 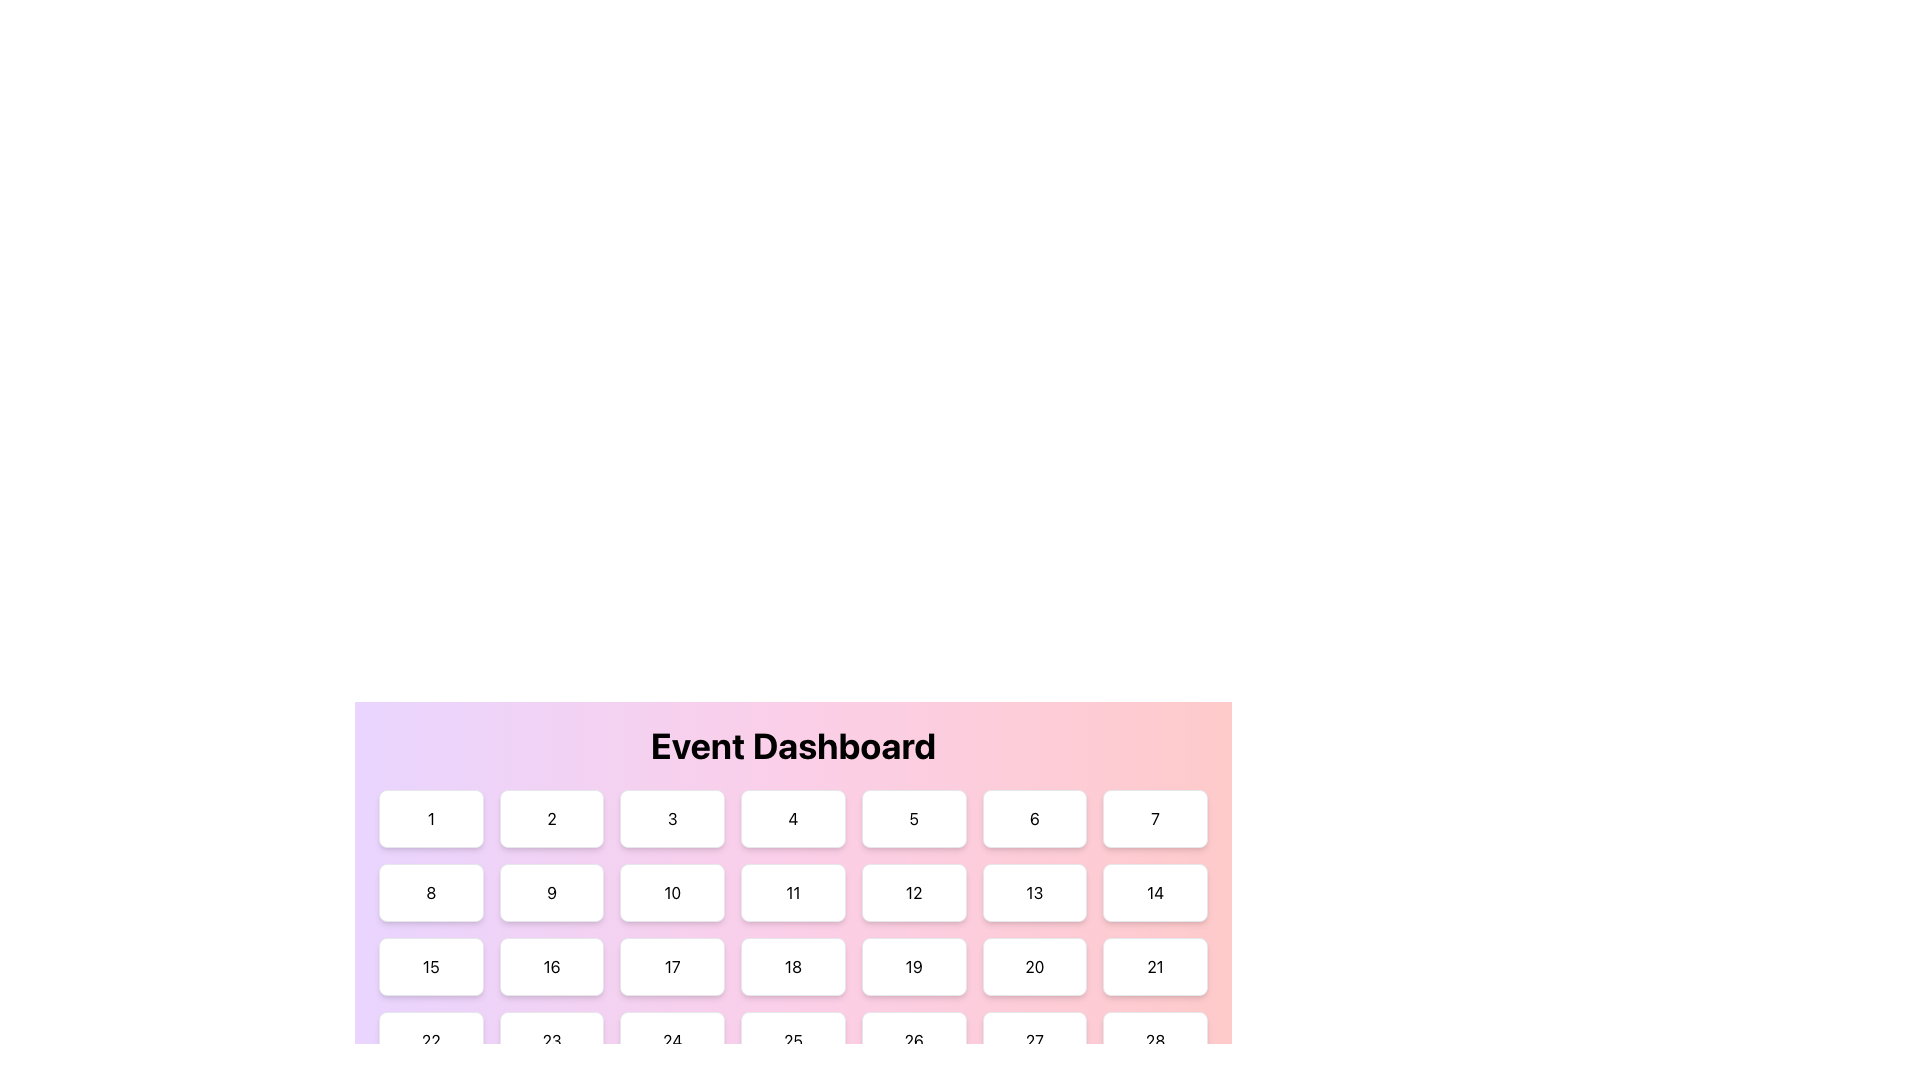 What do you see at coordinates (430, 818) in the screenshot?
I see `the interactive button labeled '1' located` at bounding box center [430, 818].